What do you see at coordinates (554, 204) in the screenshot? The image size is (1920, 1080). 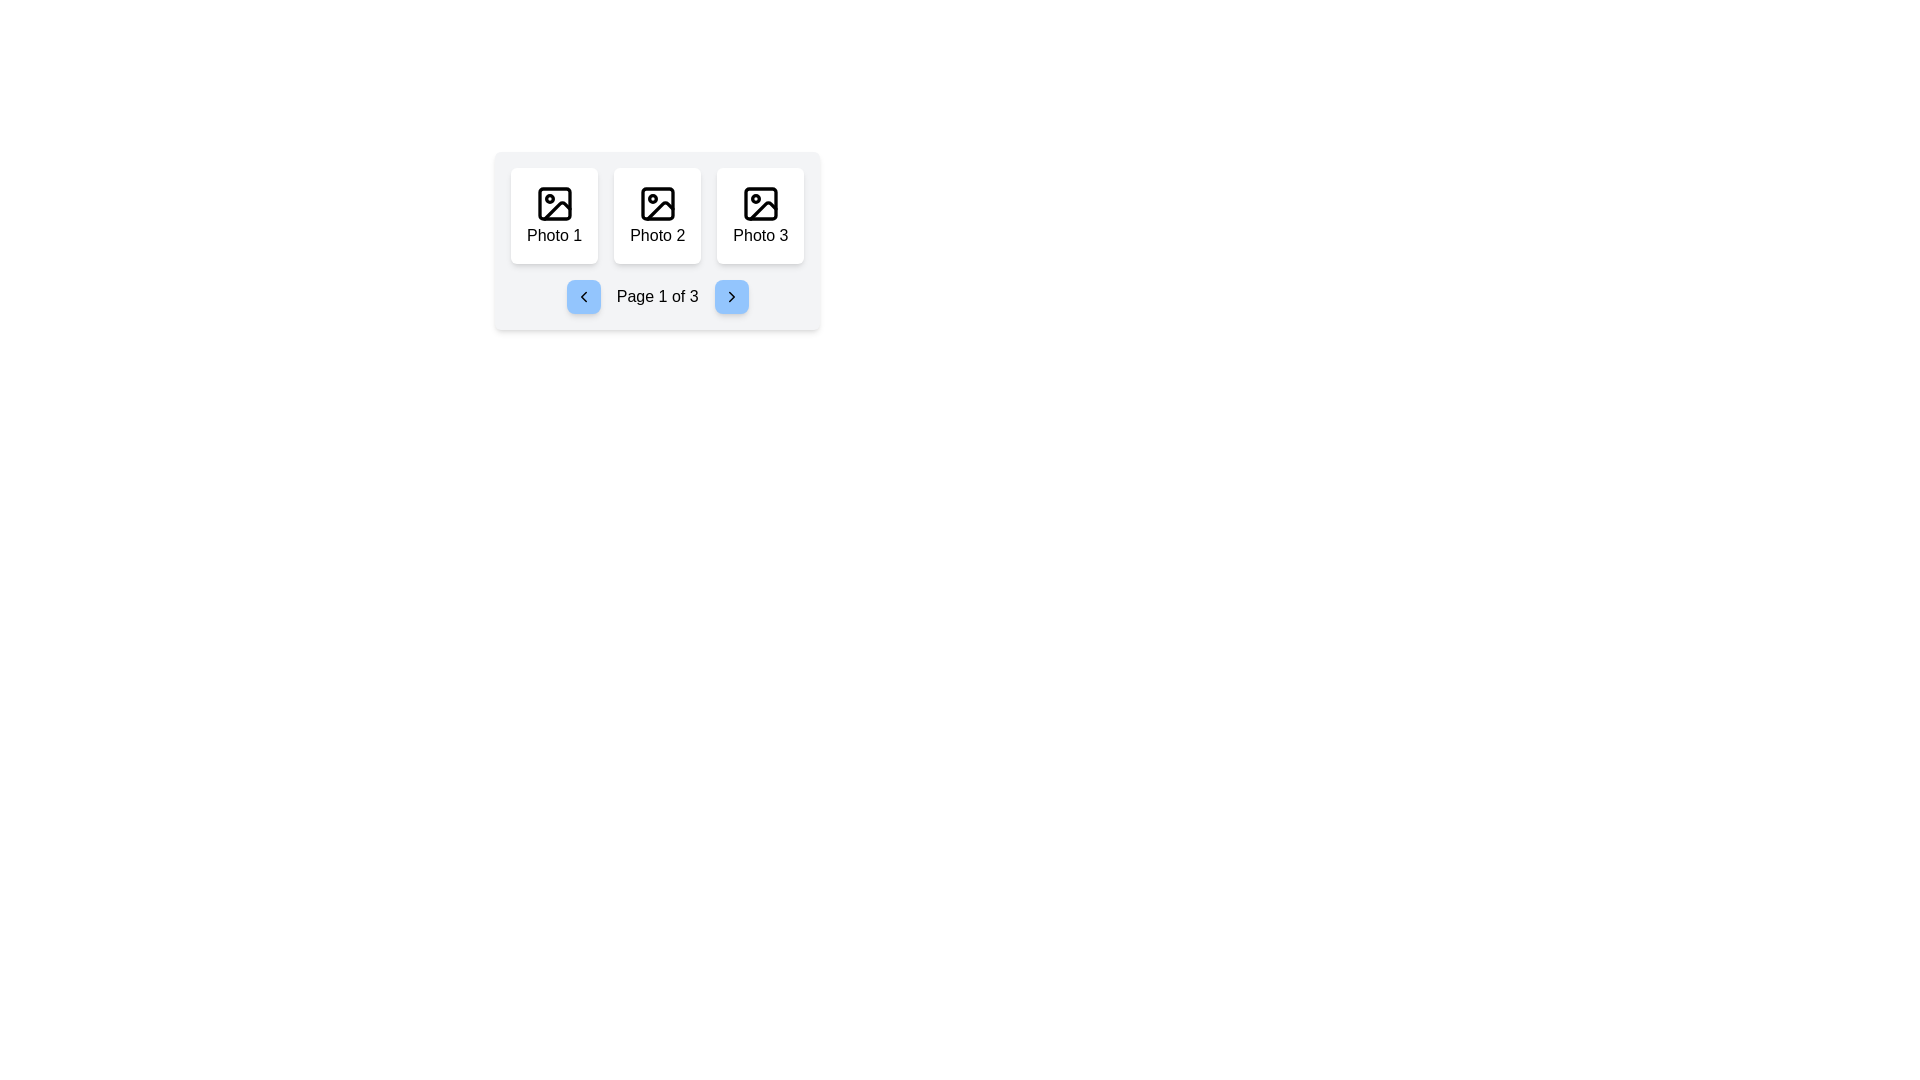 I see `the decorative graphical element that is a rectangle with rounded corners within the 'Photo 1' icon in the gallery interface, located towards the upper-left area of the icon` at bounding box center [554, 204].